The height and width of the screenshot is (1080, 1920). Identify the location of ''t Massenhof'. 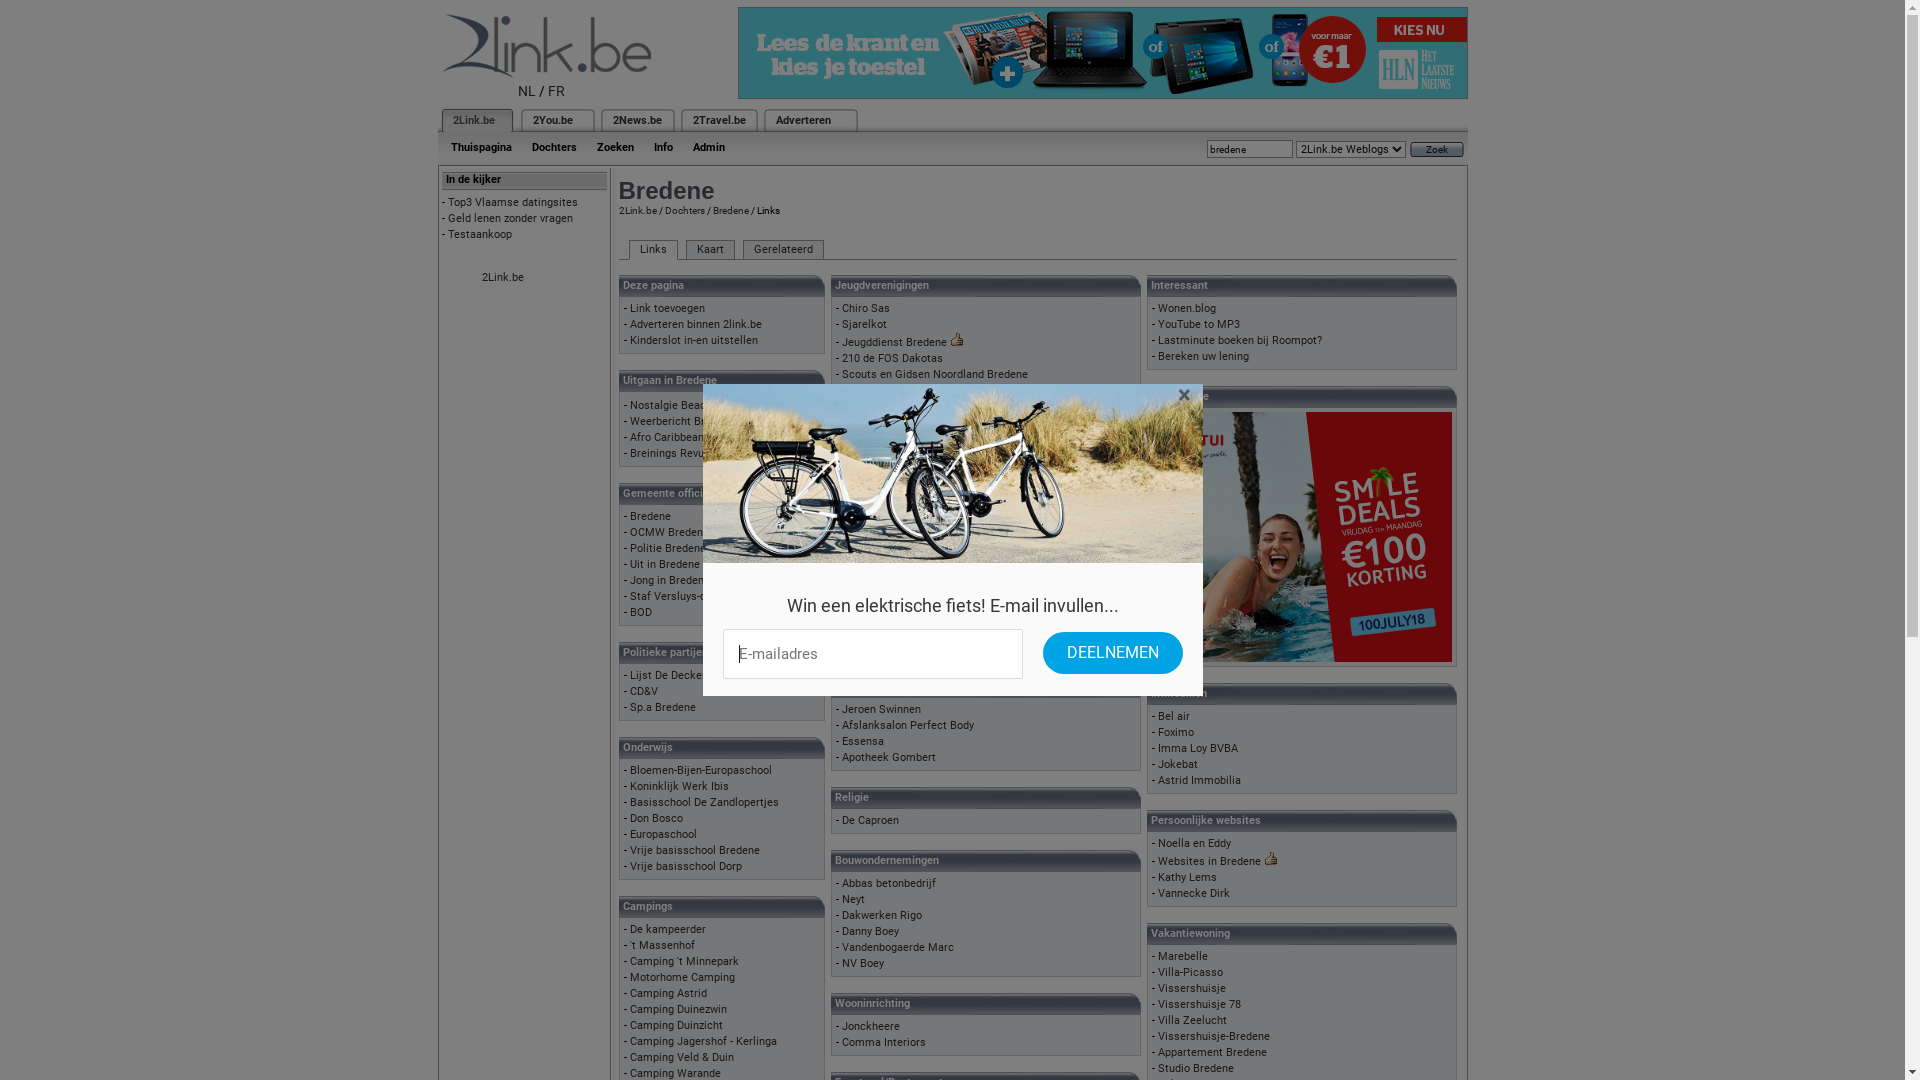
(662, 945).